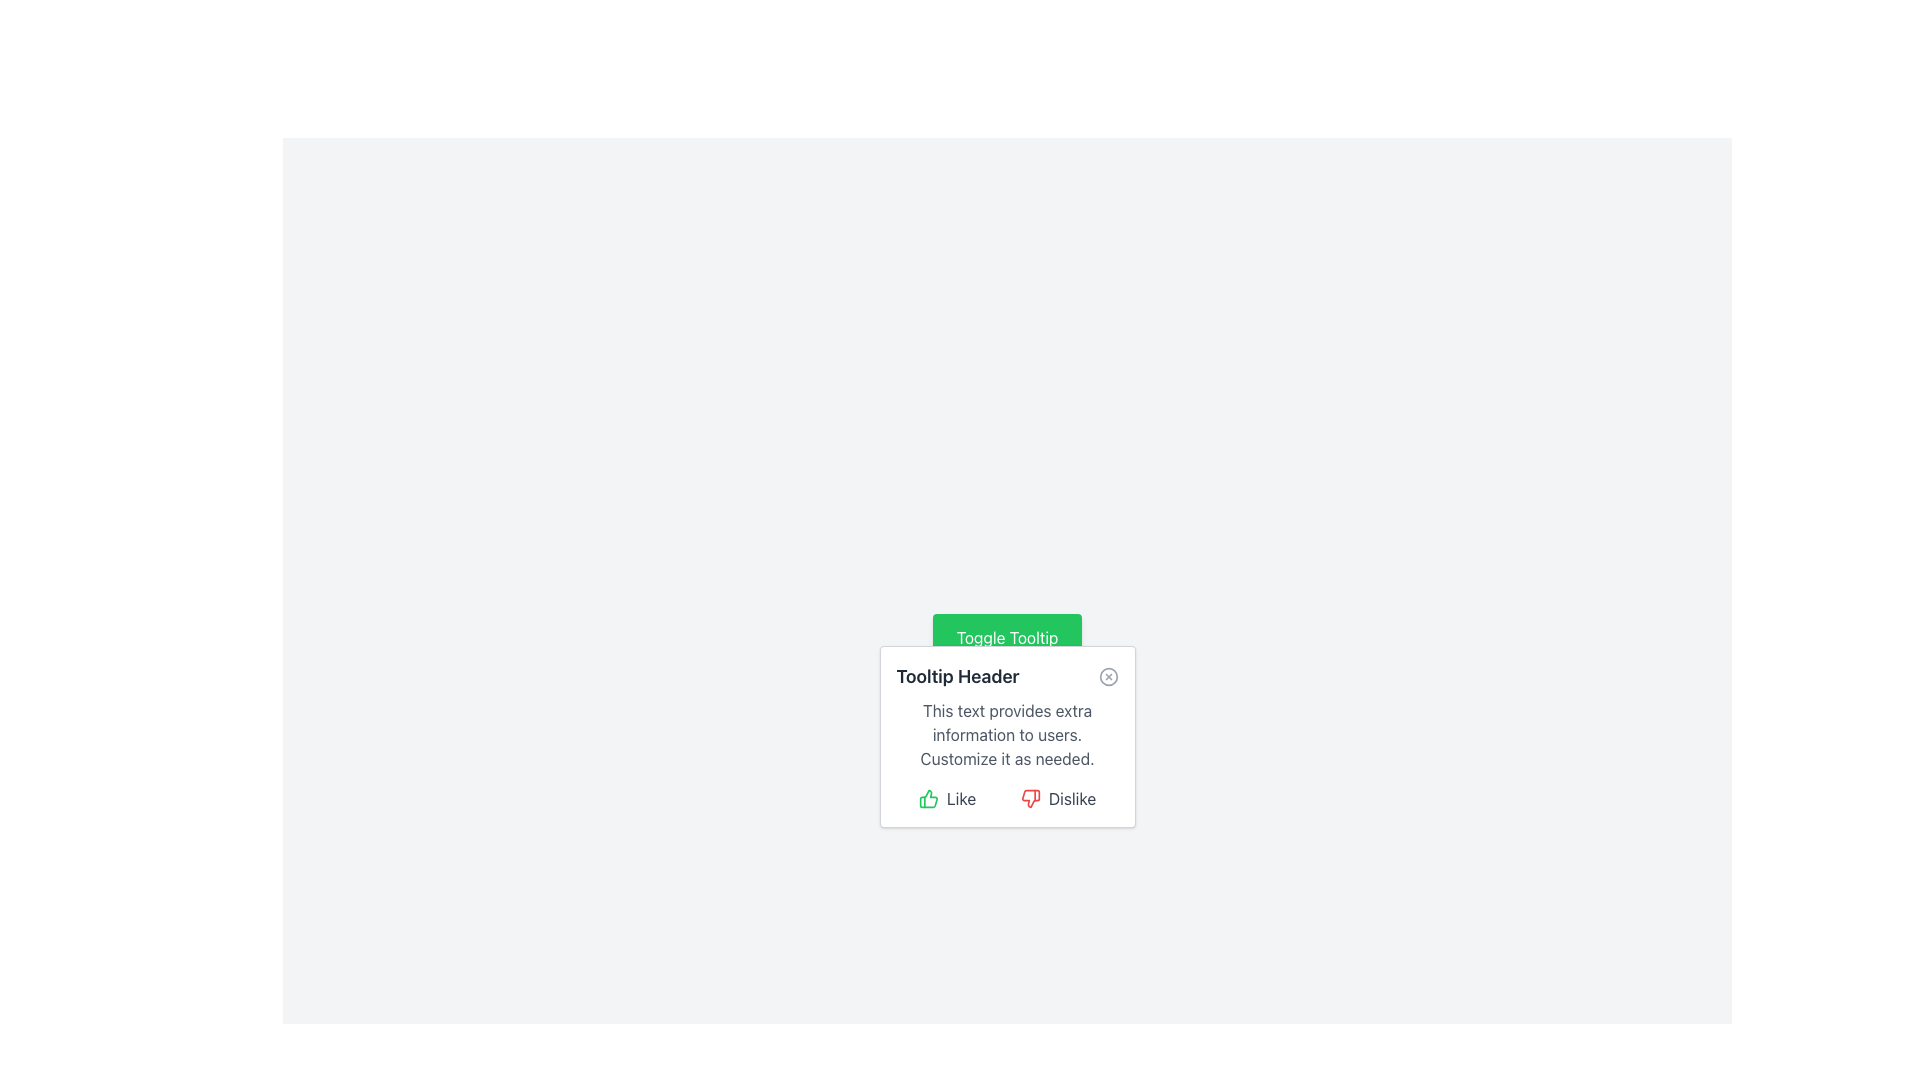  I want to click on the Static Text element located under 'Tooltip Header' and above the 'Like' and 'Dislike' buttons within the tooltip, so click(1007, 735).